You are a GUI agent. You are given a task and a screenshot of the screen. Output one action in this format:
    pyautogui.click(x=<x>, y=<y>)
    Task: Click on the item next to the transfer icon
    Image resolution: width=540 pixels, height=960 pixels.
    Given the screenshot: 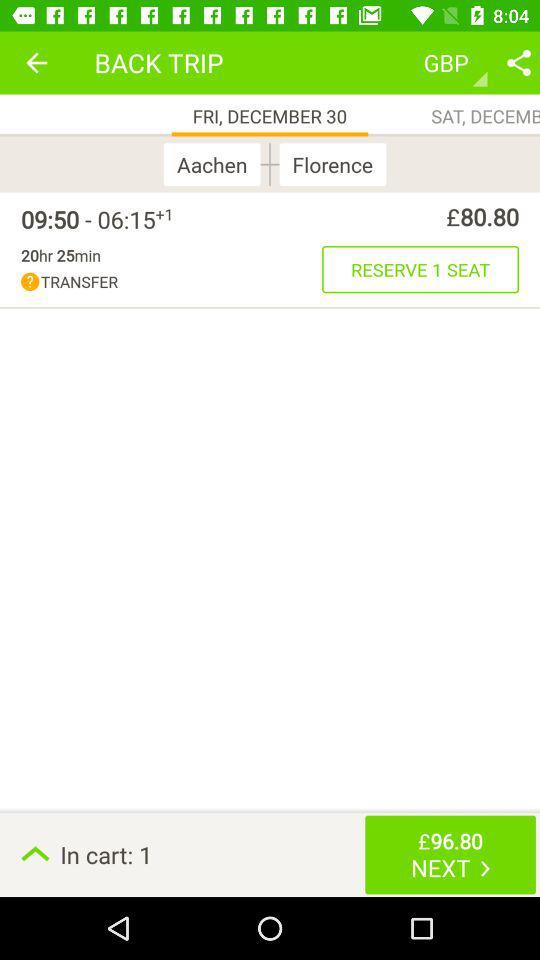 What is the action you would take?
    pyautogui.click(x=419, y=268)
    